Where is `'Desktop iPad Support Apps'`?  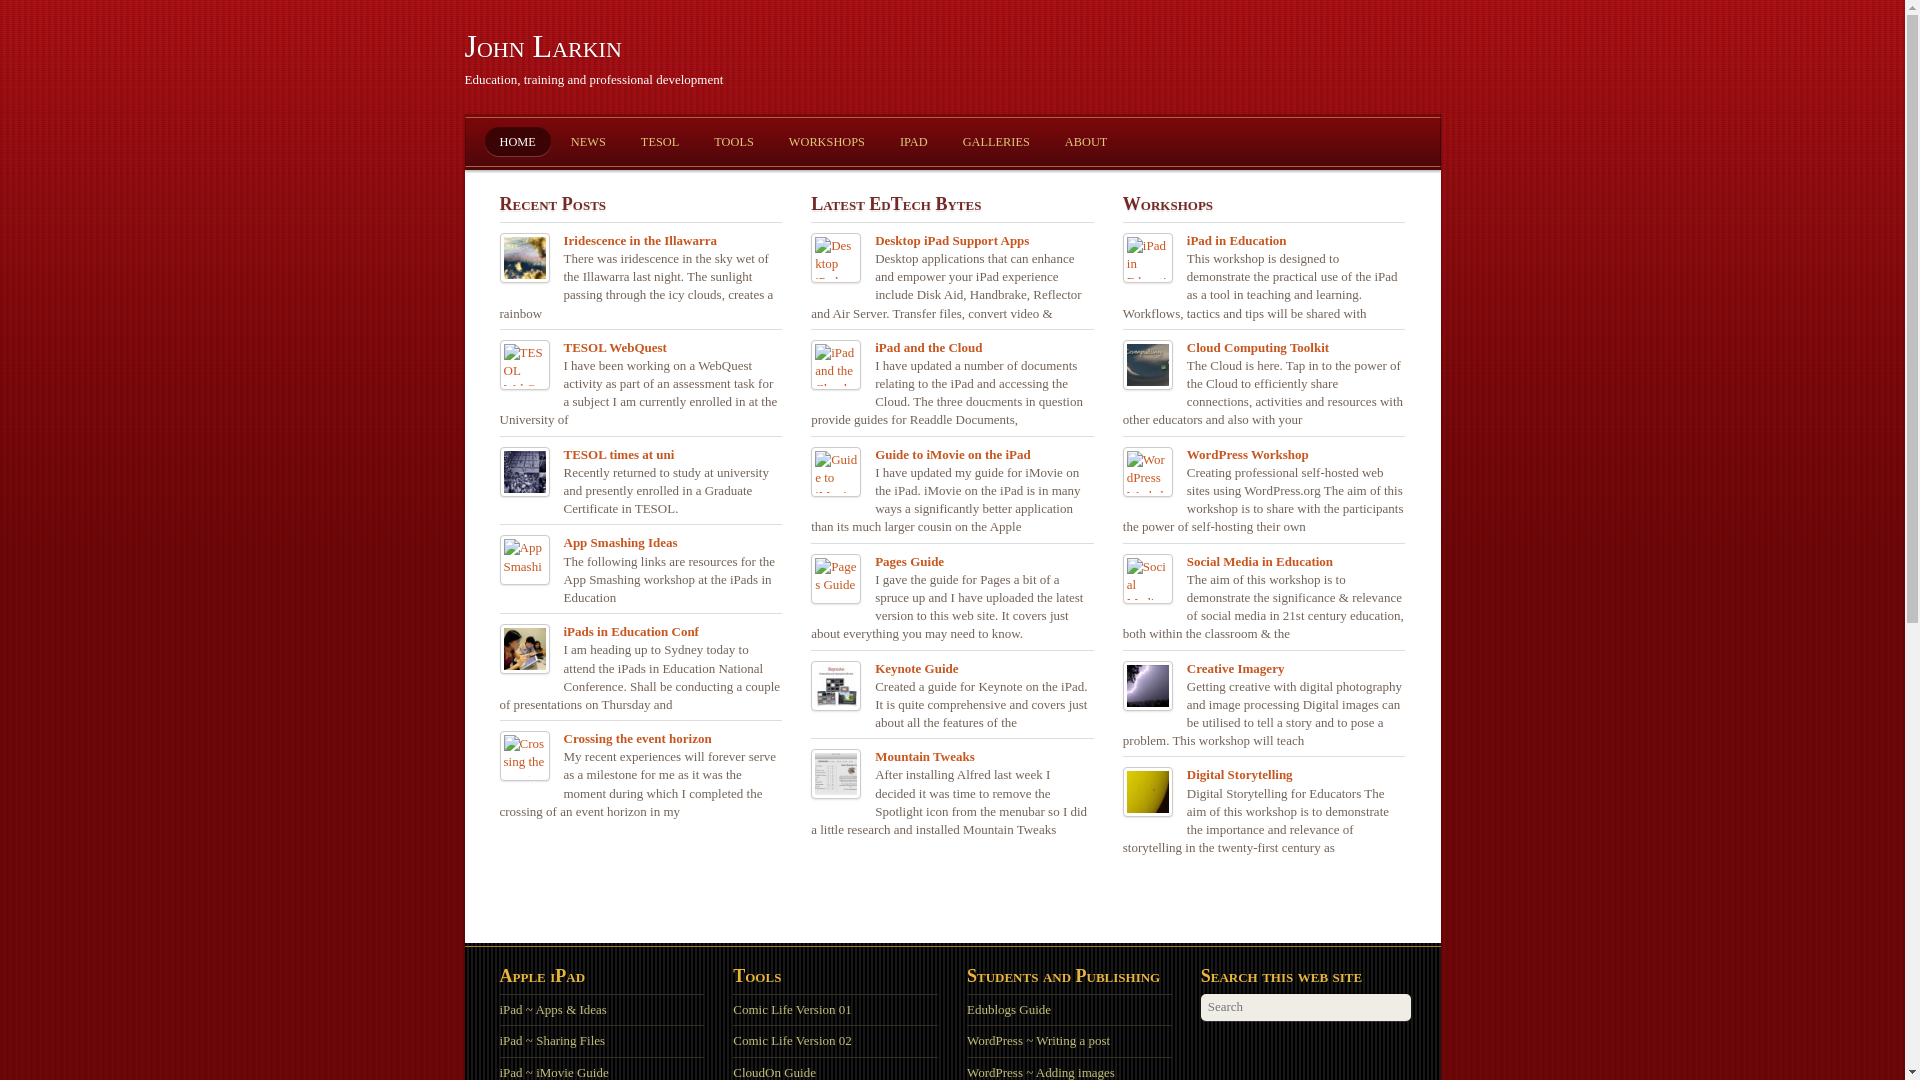 'Desktop iPad Support Apps' is located at coordinates (950, 239).